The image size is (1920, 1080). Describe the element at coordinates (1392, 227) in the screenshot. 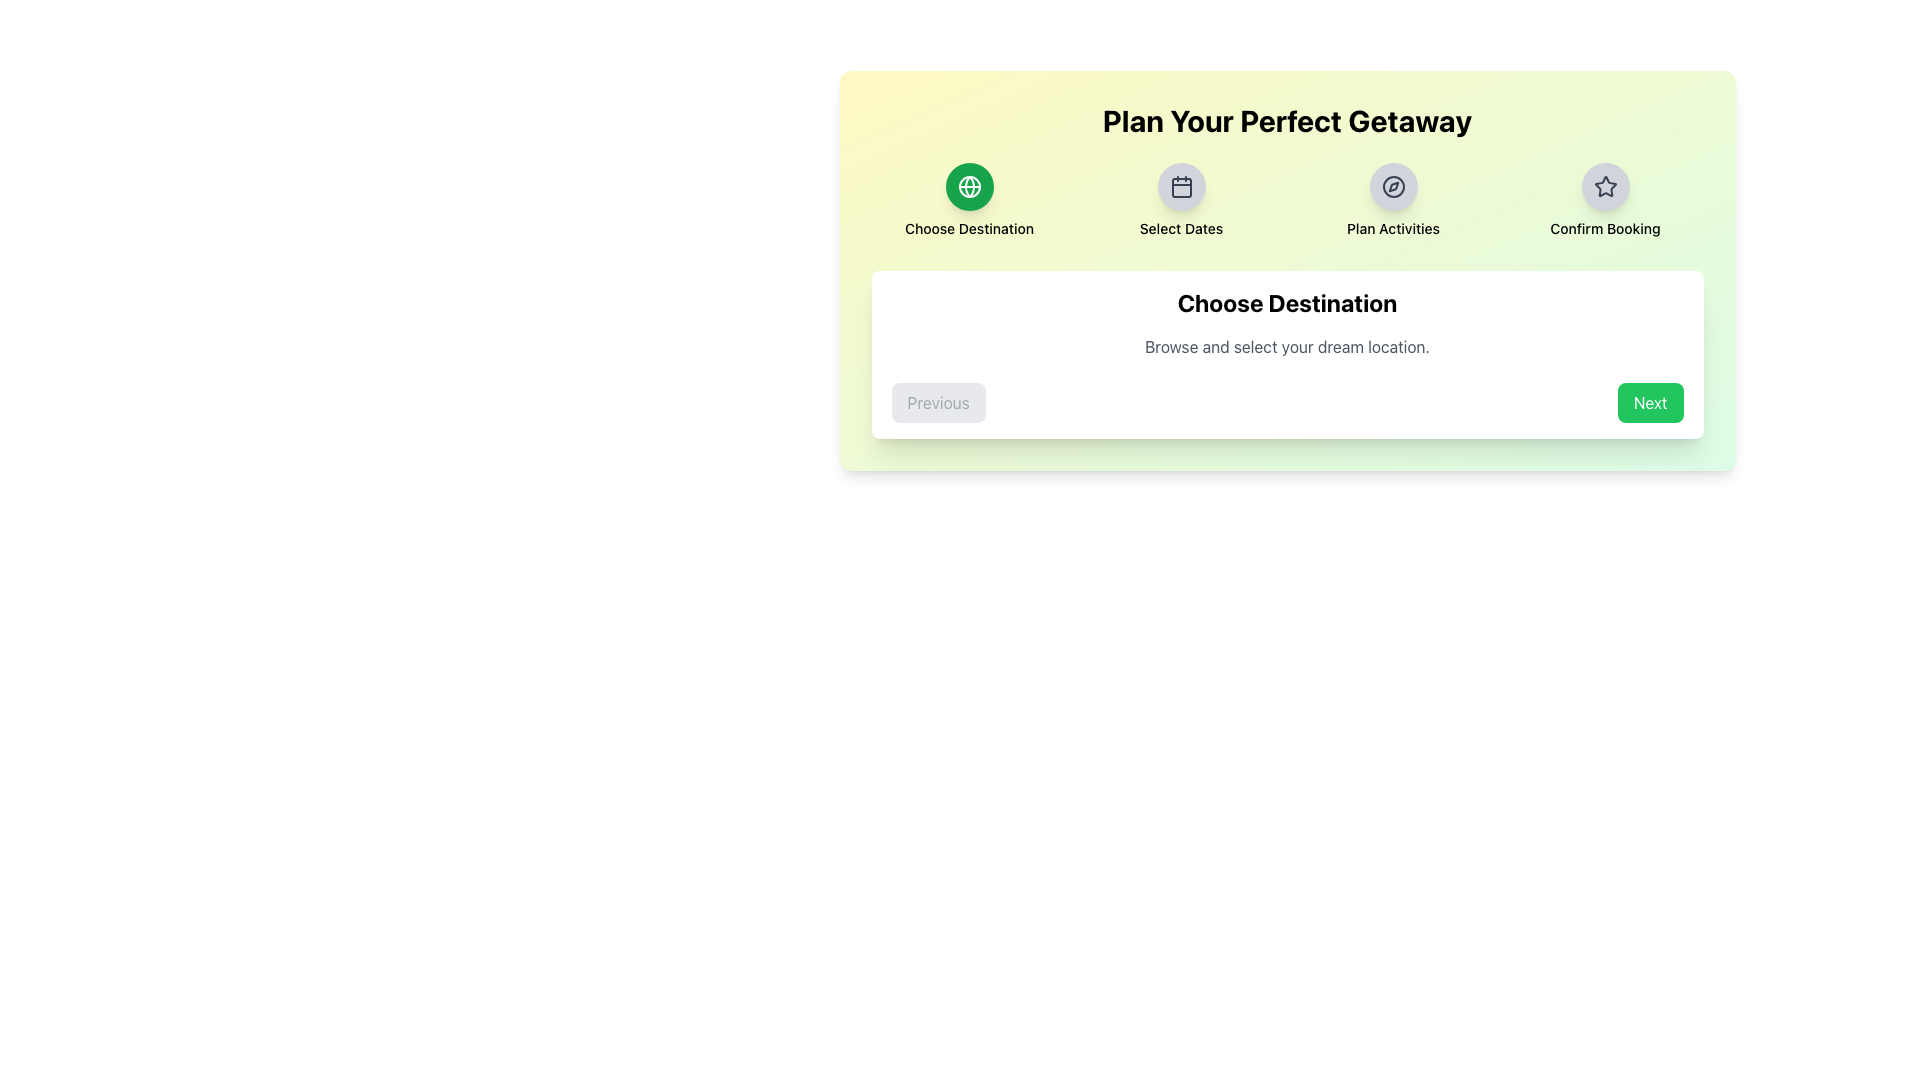

I see `the text label that indicates the step 'Plan Activities' in the multi-step process flow` at that location.